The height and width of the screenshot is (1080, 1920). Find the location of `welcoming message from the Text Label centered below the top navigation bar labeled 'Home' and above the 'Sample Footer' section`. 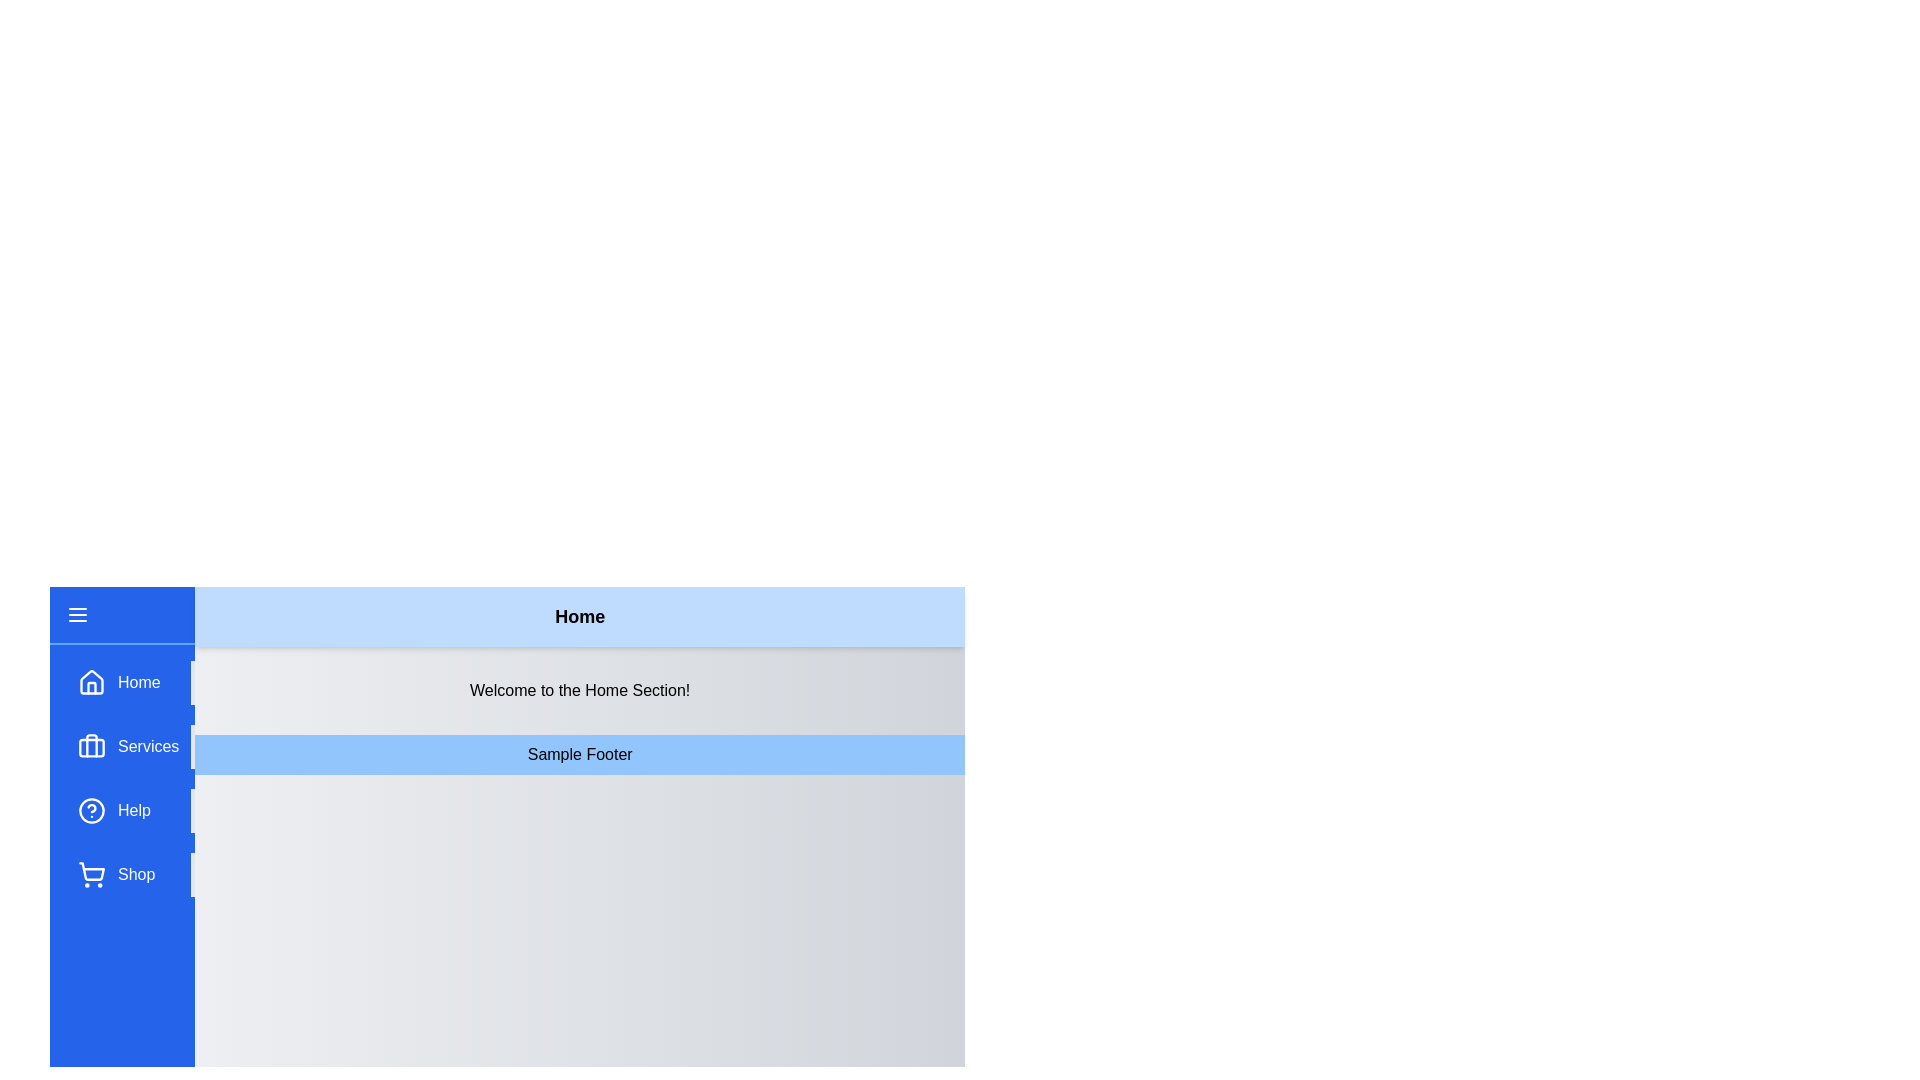

welcoming message from the Text Label centered below the top navigation bar labeled 'Home' and above the 'Sample Footer' section is located at coordinates (579, 689).